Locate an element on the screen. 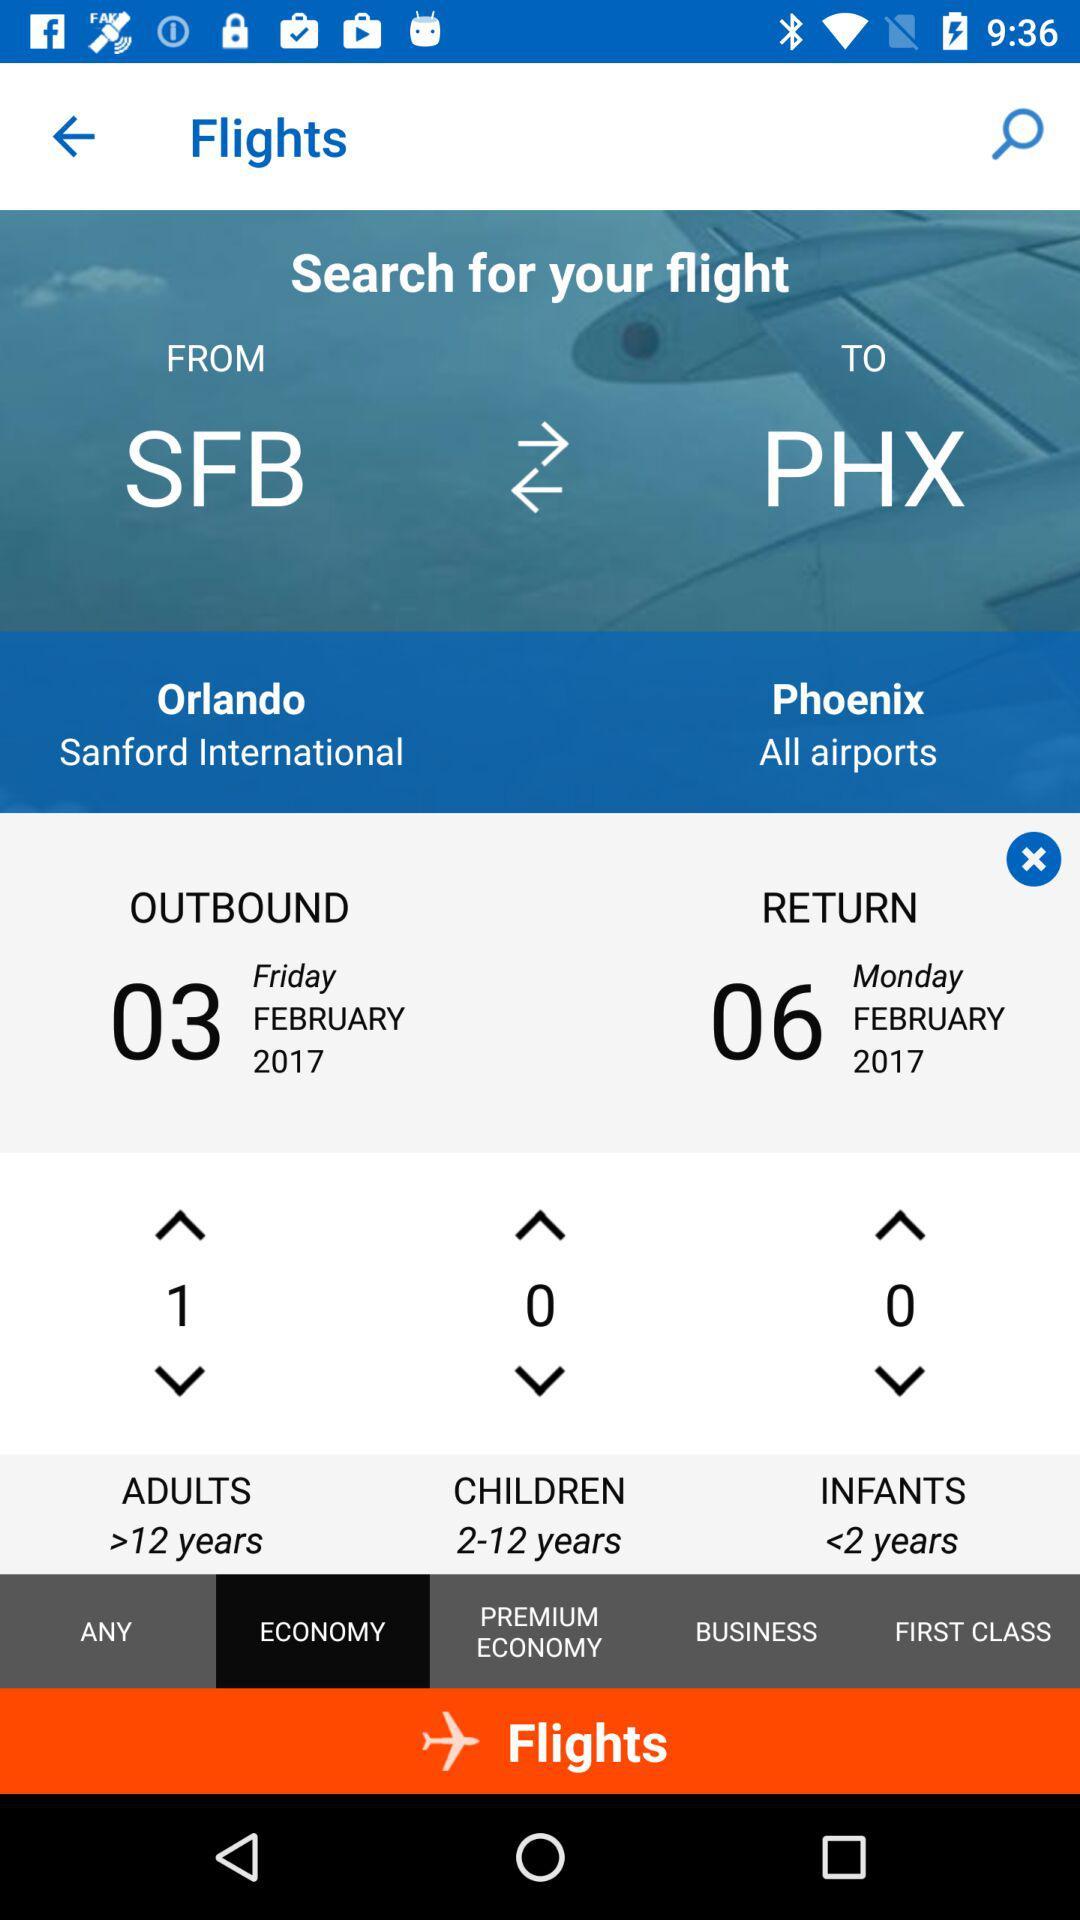  the sliders icon is located at coordinates (540, 1380).